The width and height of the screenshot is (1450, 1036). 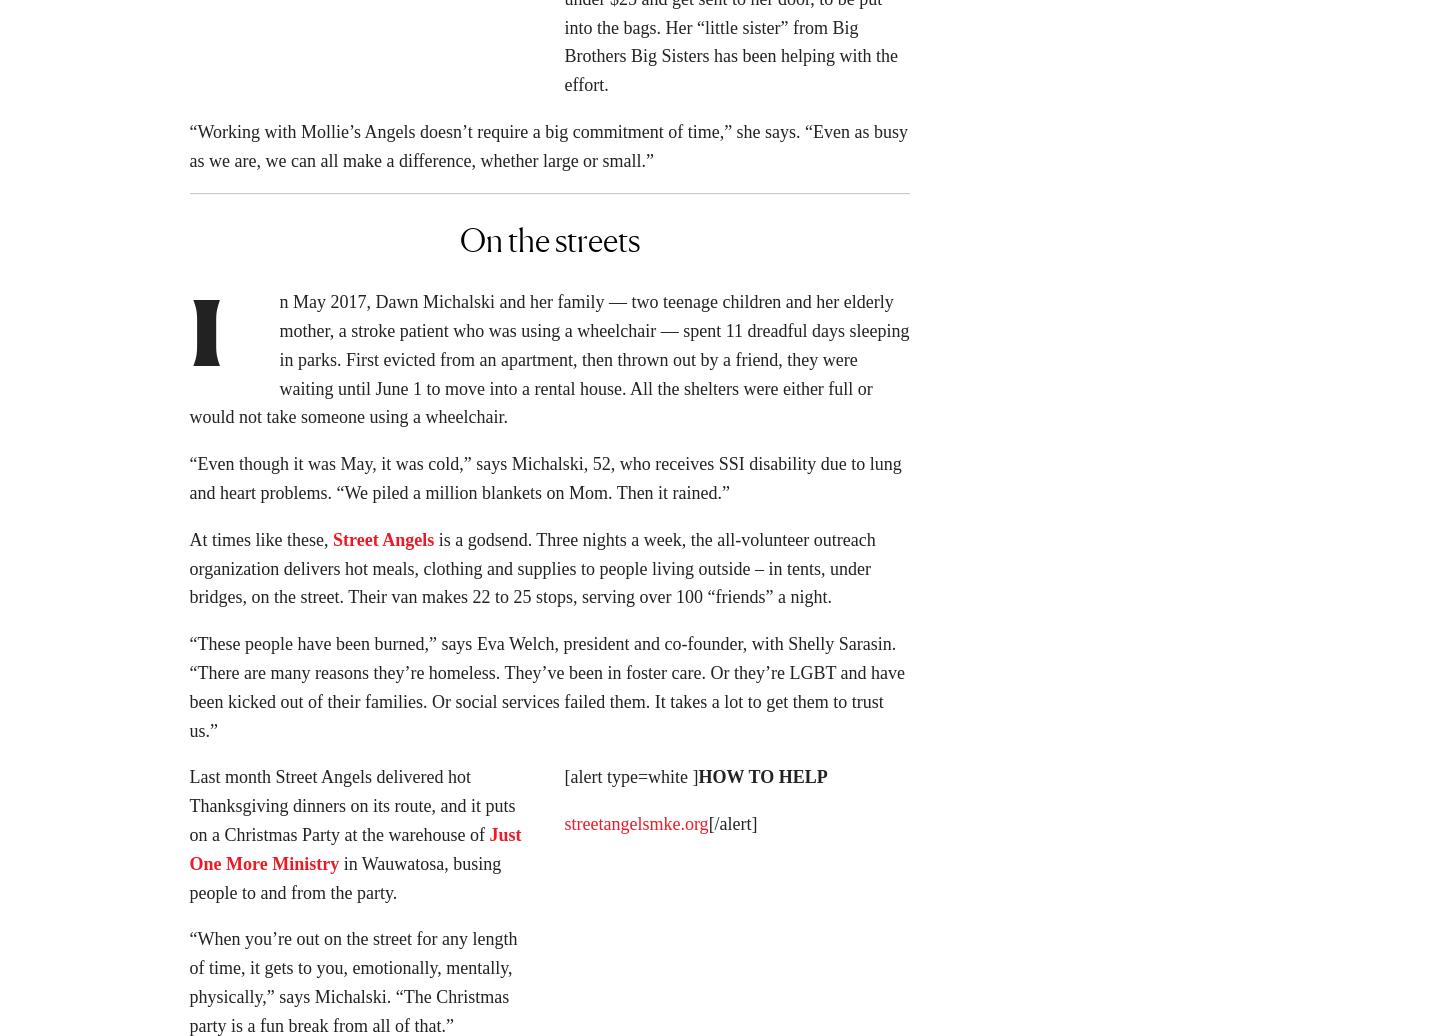 I want to click on 'streetangelsmke.org', so click(x=564, y=830).